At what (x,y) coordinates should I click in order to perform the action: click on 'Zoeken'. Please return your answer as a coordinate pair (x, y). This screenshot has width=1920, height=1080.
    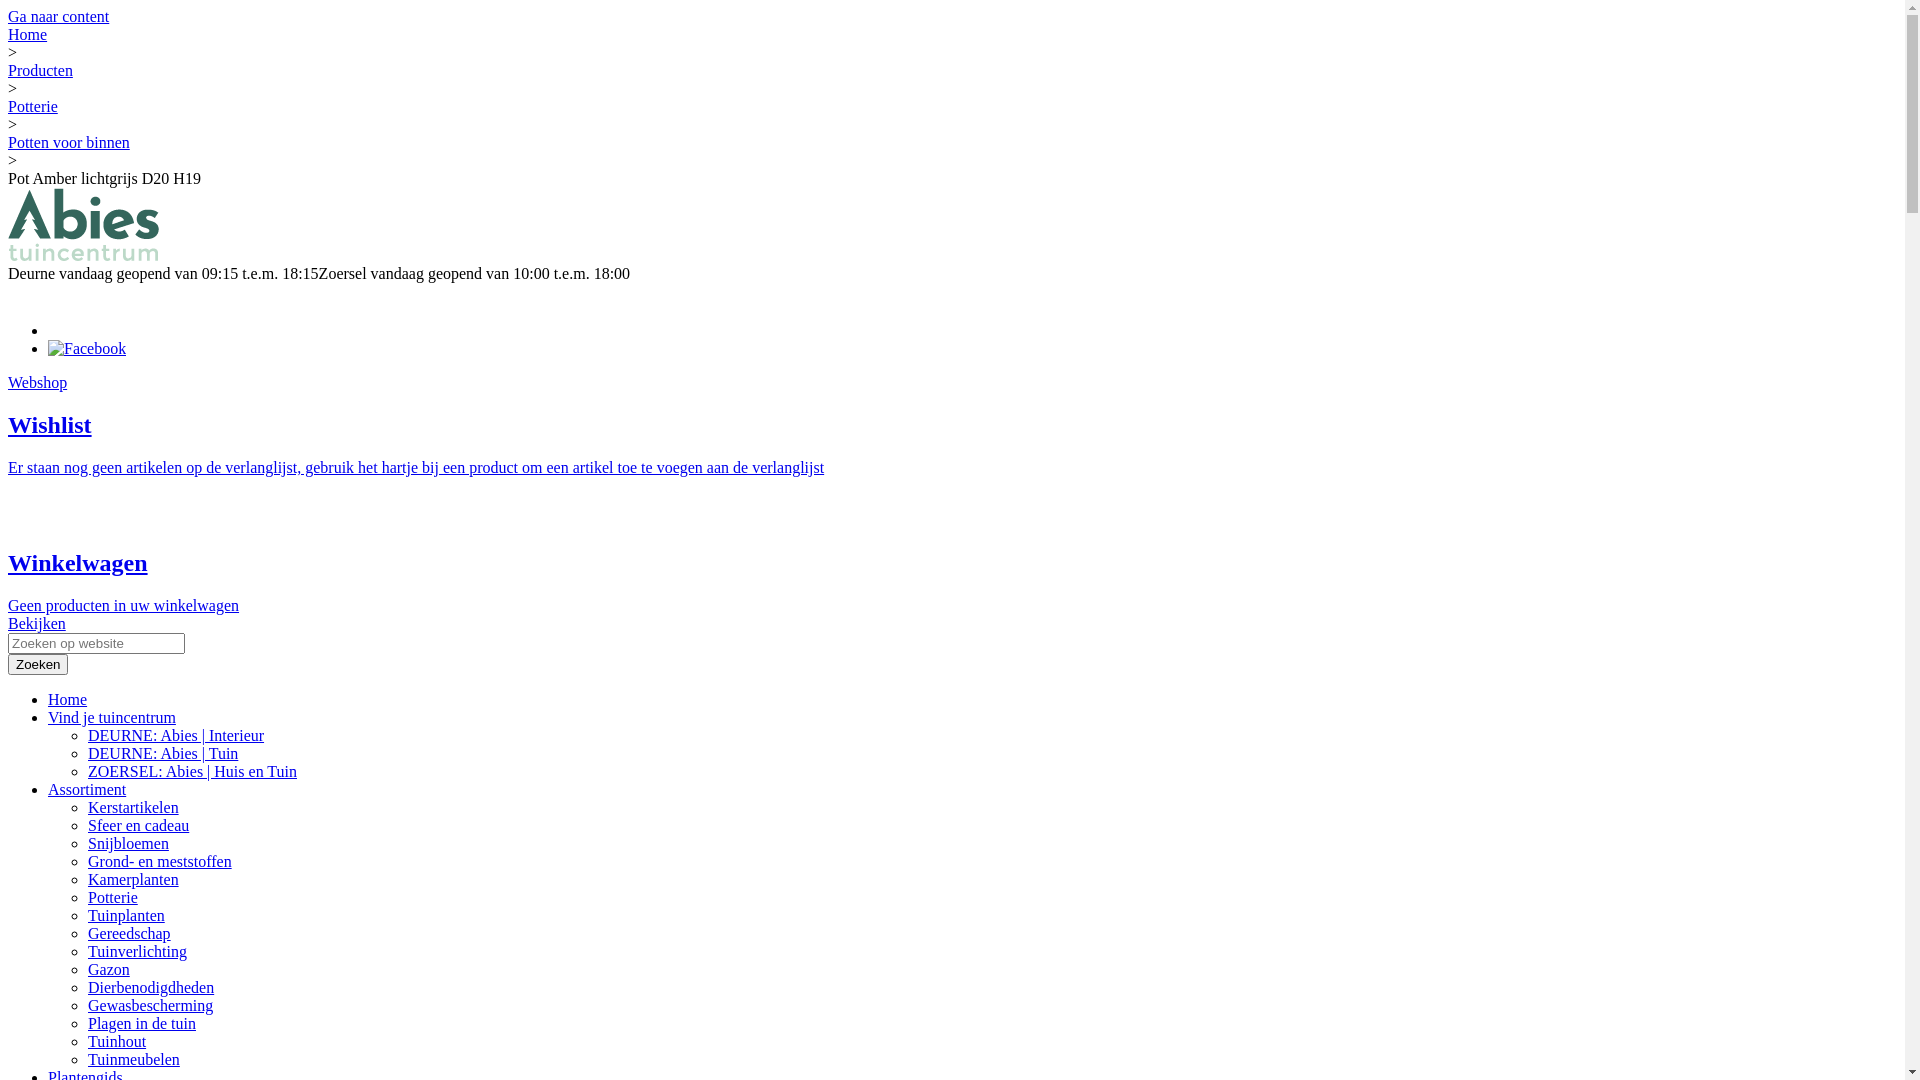
    Looking at the image, I should click on (38, 664).